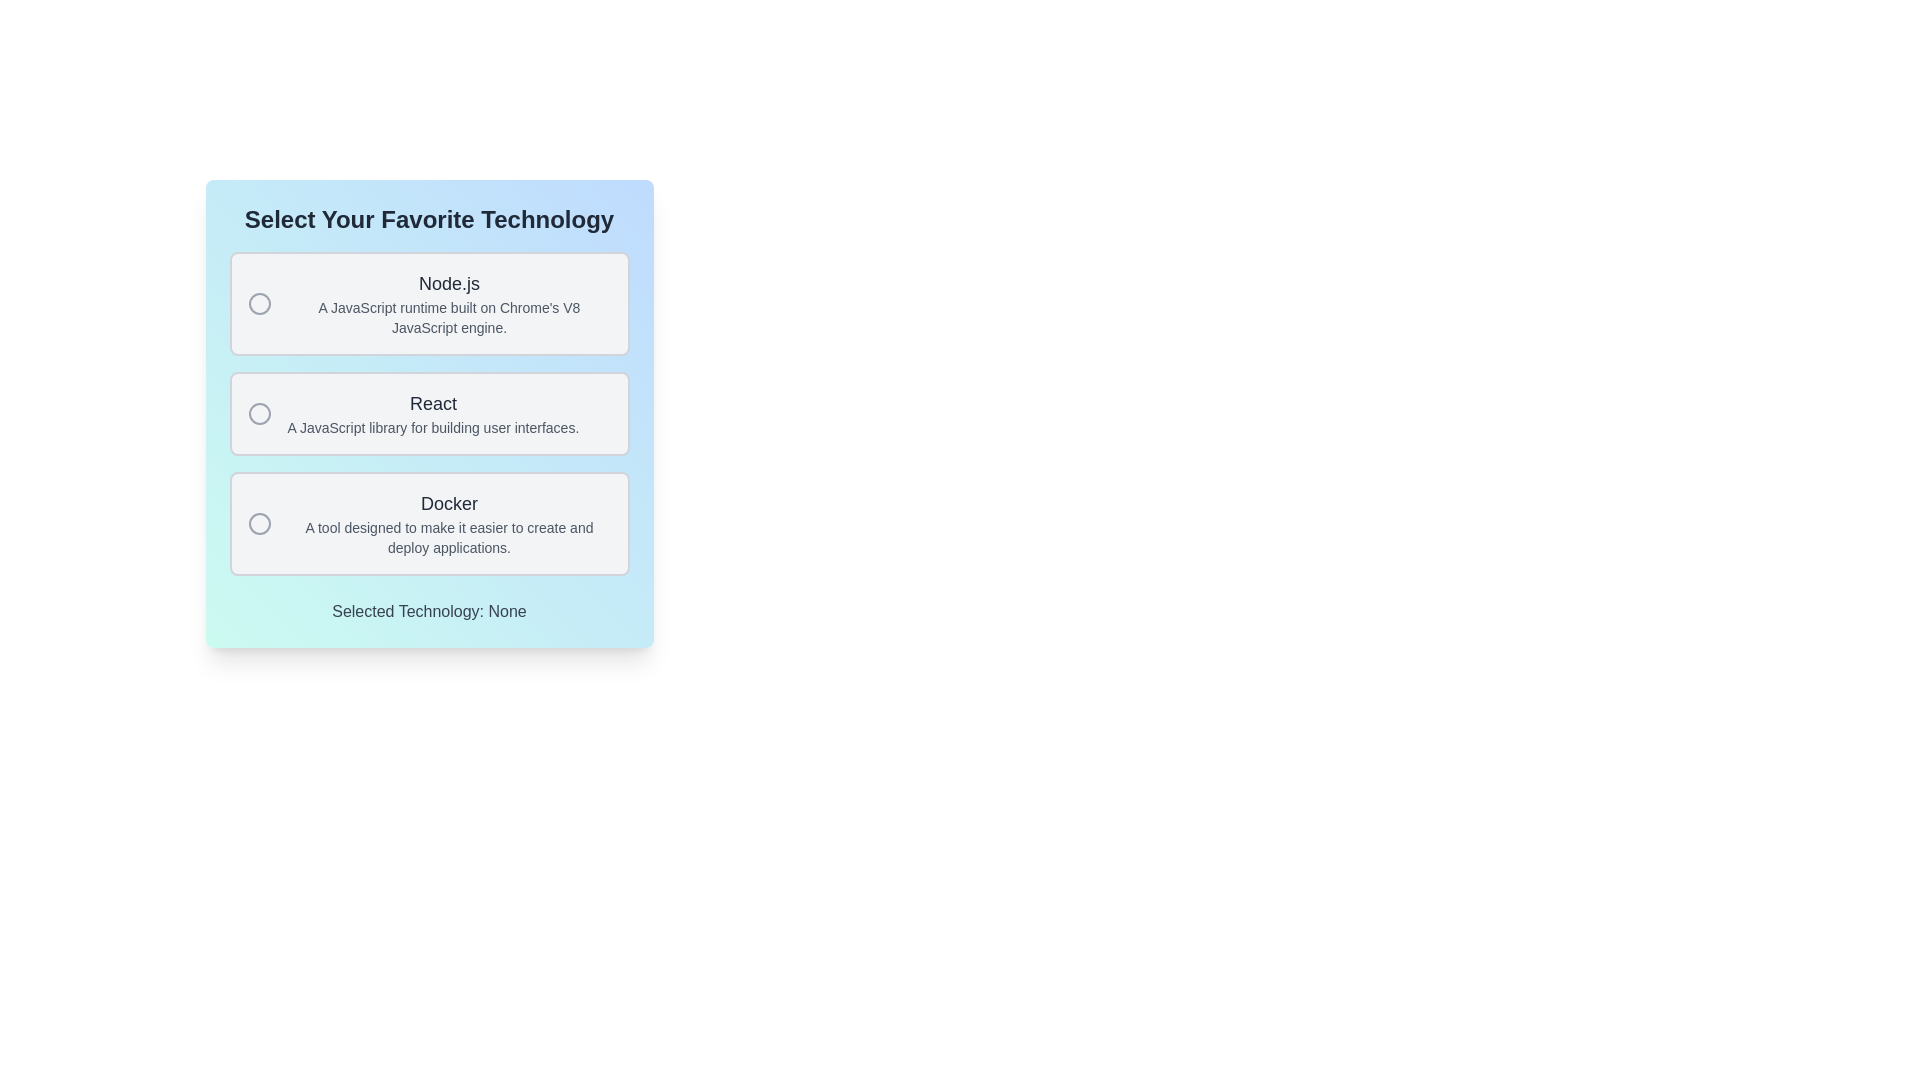 The width and height of the screenshot is (1920, 1080). Describe the element at coordinates (258, 412) in the screenshot. I see `the second radio button in the 'Select Your Favorite Technology' list, located to the left of the 'React' option` at that location.